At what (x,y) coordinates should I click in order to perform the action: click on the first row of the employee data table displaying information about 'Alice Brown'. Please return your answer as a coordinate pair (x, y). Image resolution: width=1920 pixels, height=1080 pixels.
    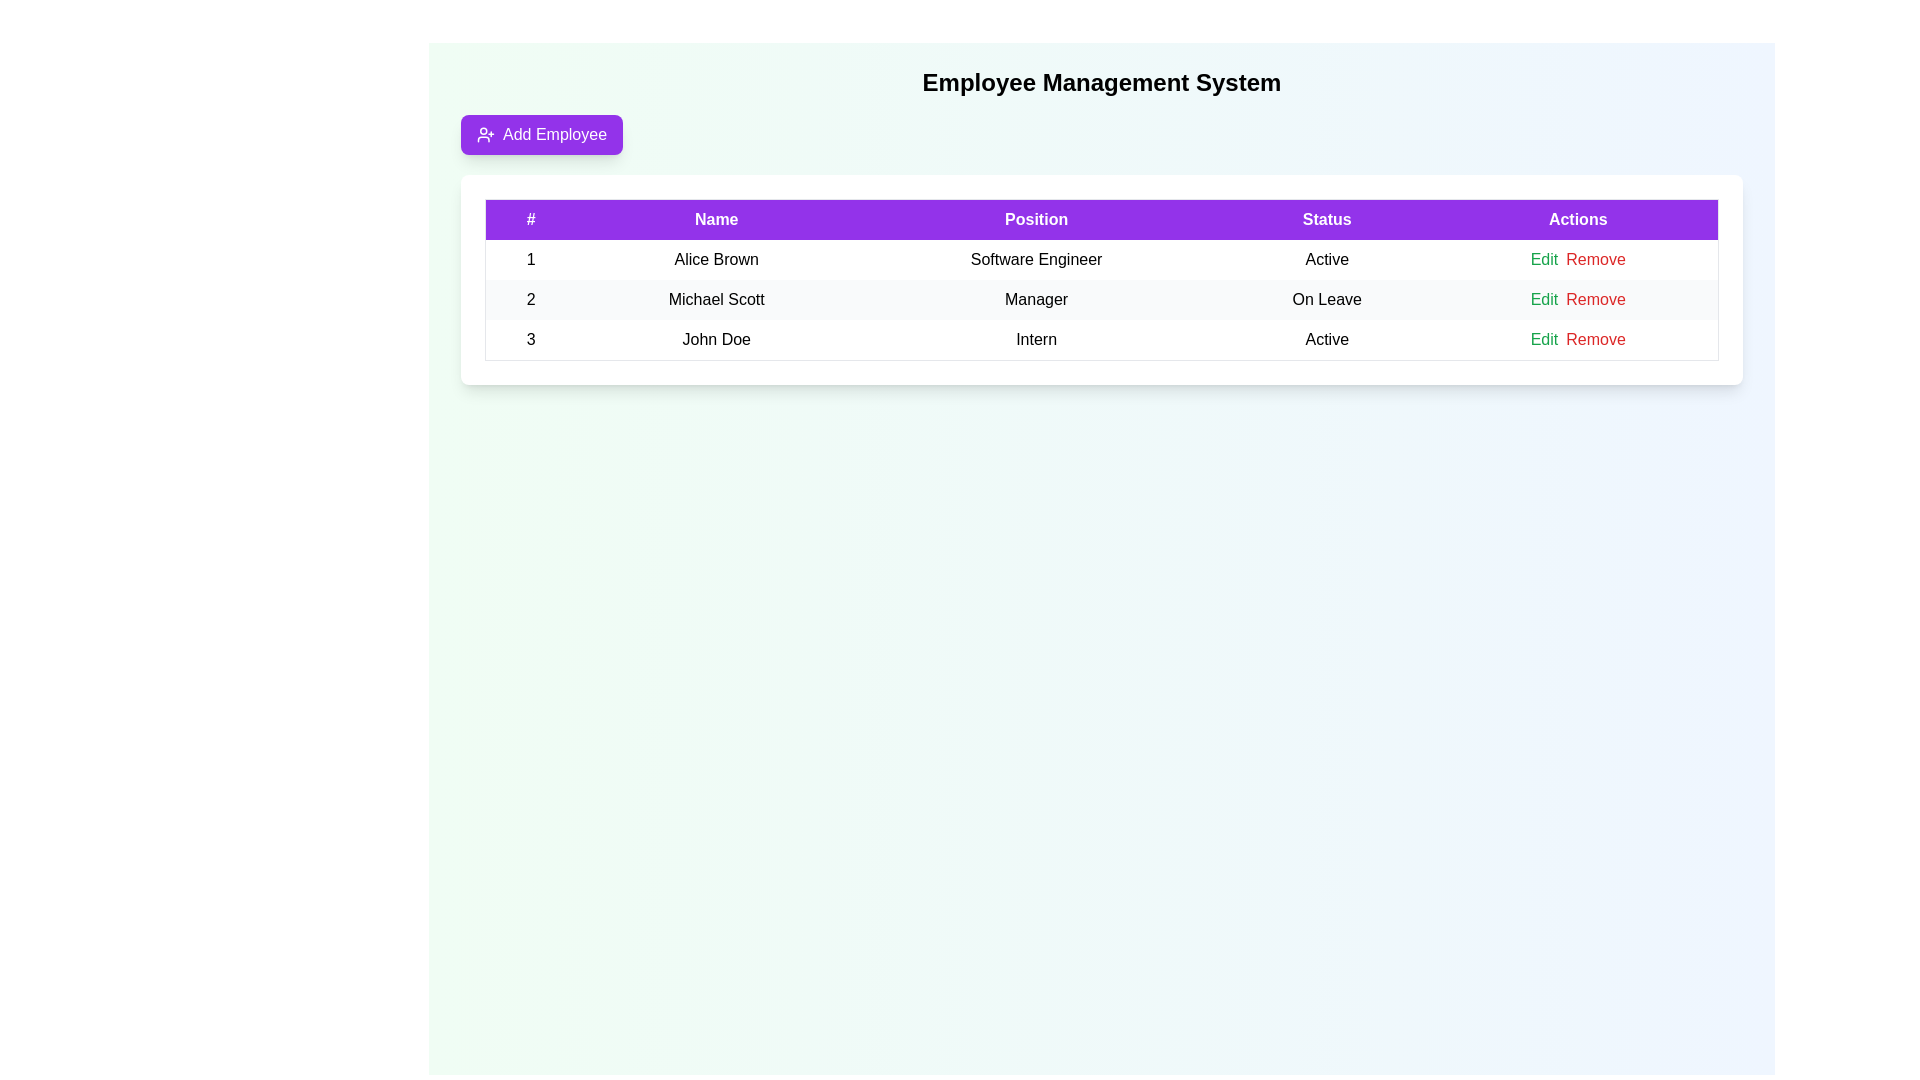
    Looking at the image, I should click on (1101, 258).